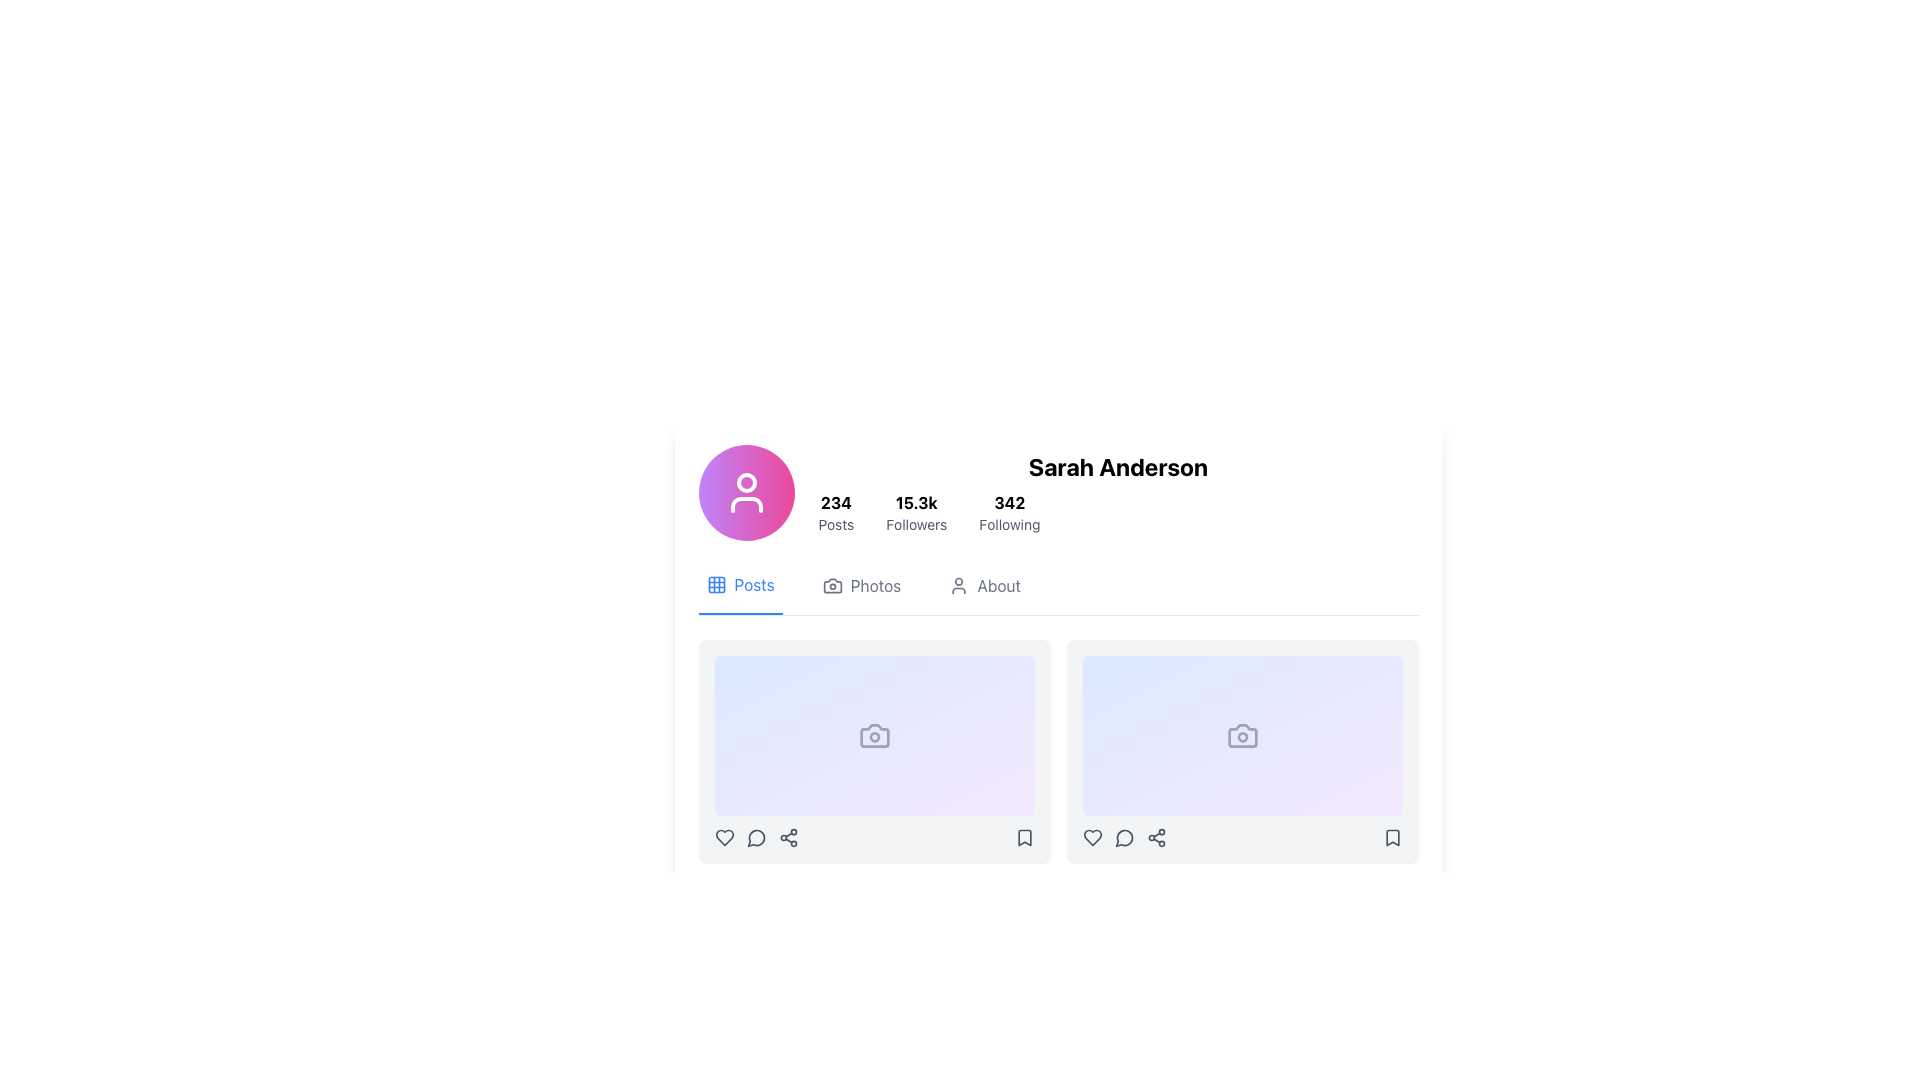 This screenshot has width=1920, height=1080. What do you see at coordinates (836, 512) in the screenshot?
I see `information displayed in the Information display label that shows the total number of posts related to the profile being viewed, which is the leftmost item in the group of 'Posts', 'Followers', and 'Following'` at bounding box center [836, 512].